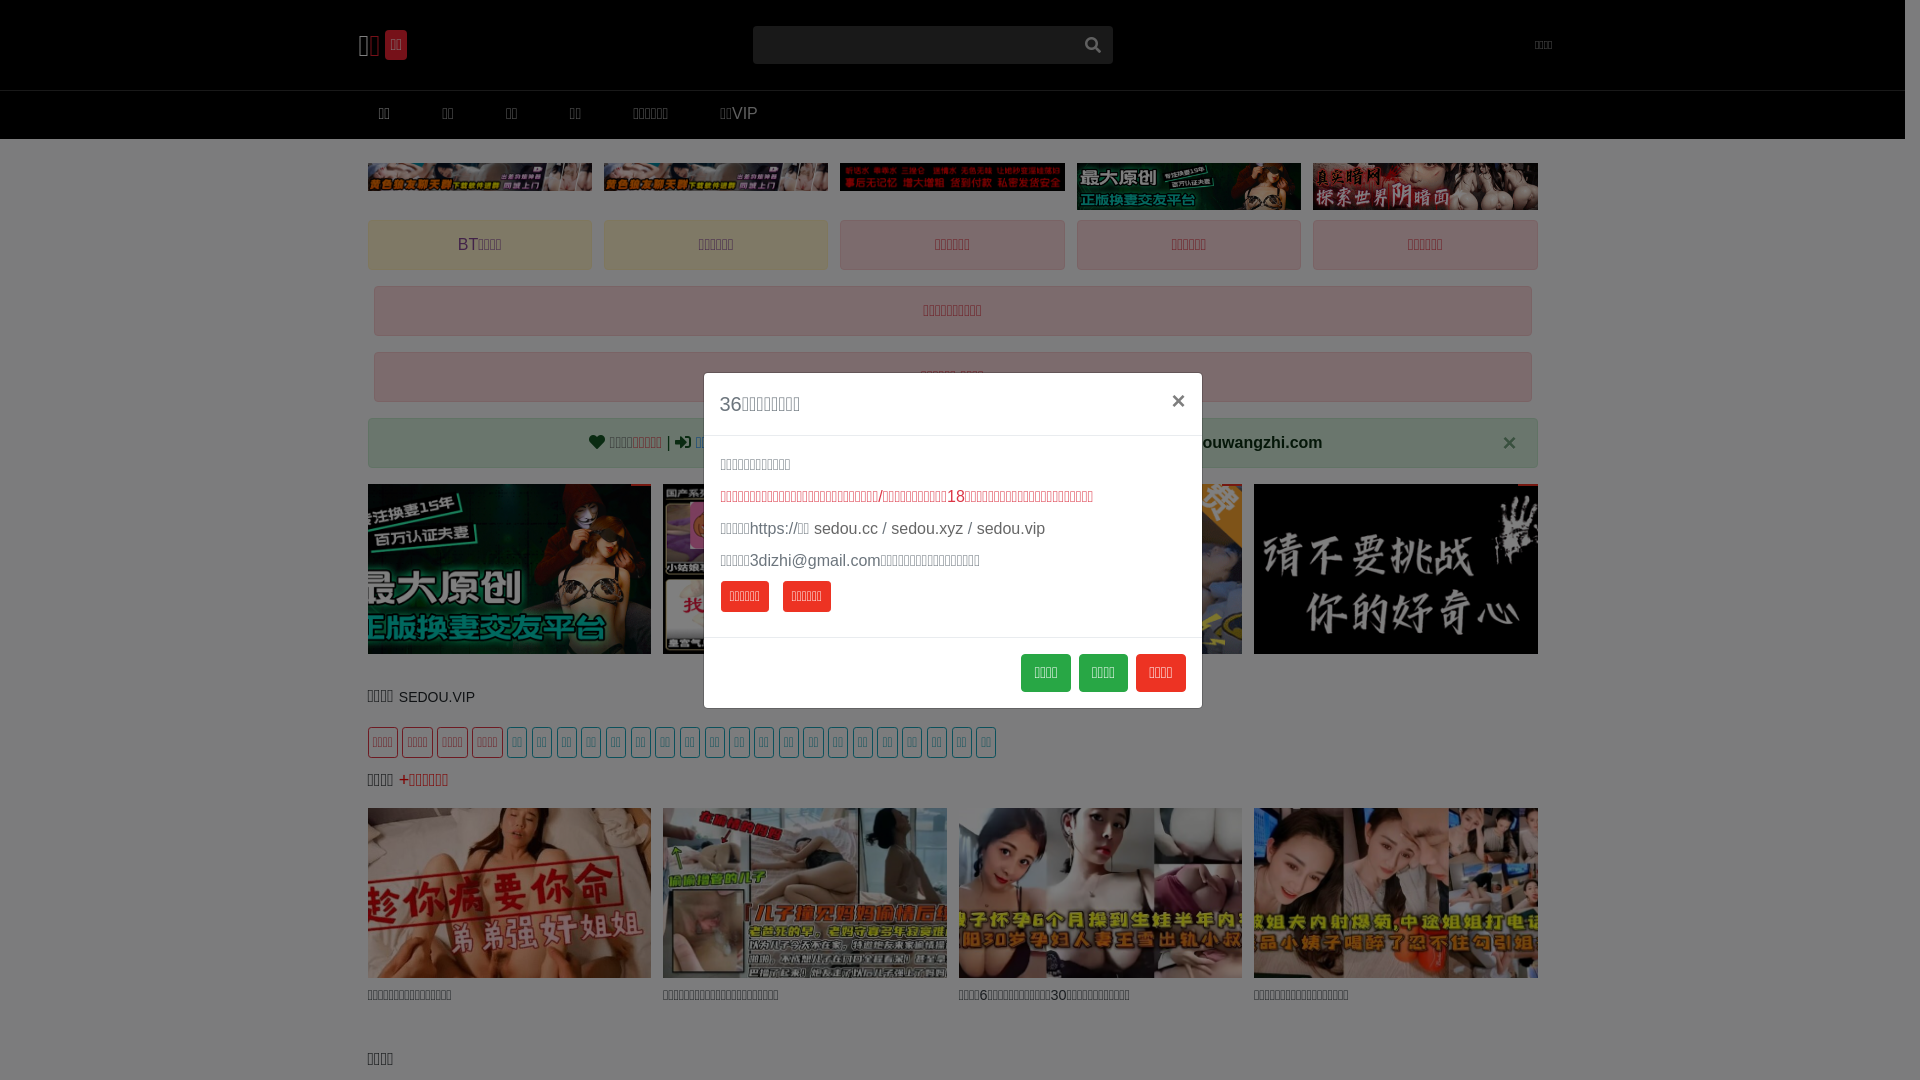 The height and width of the screenshot is (1080, 1920). Describe the element at coordinates (925, 527) in the screenshot. I see `'sedou.xyz'` at that location.